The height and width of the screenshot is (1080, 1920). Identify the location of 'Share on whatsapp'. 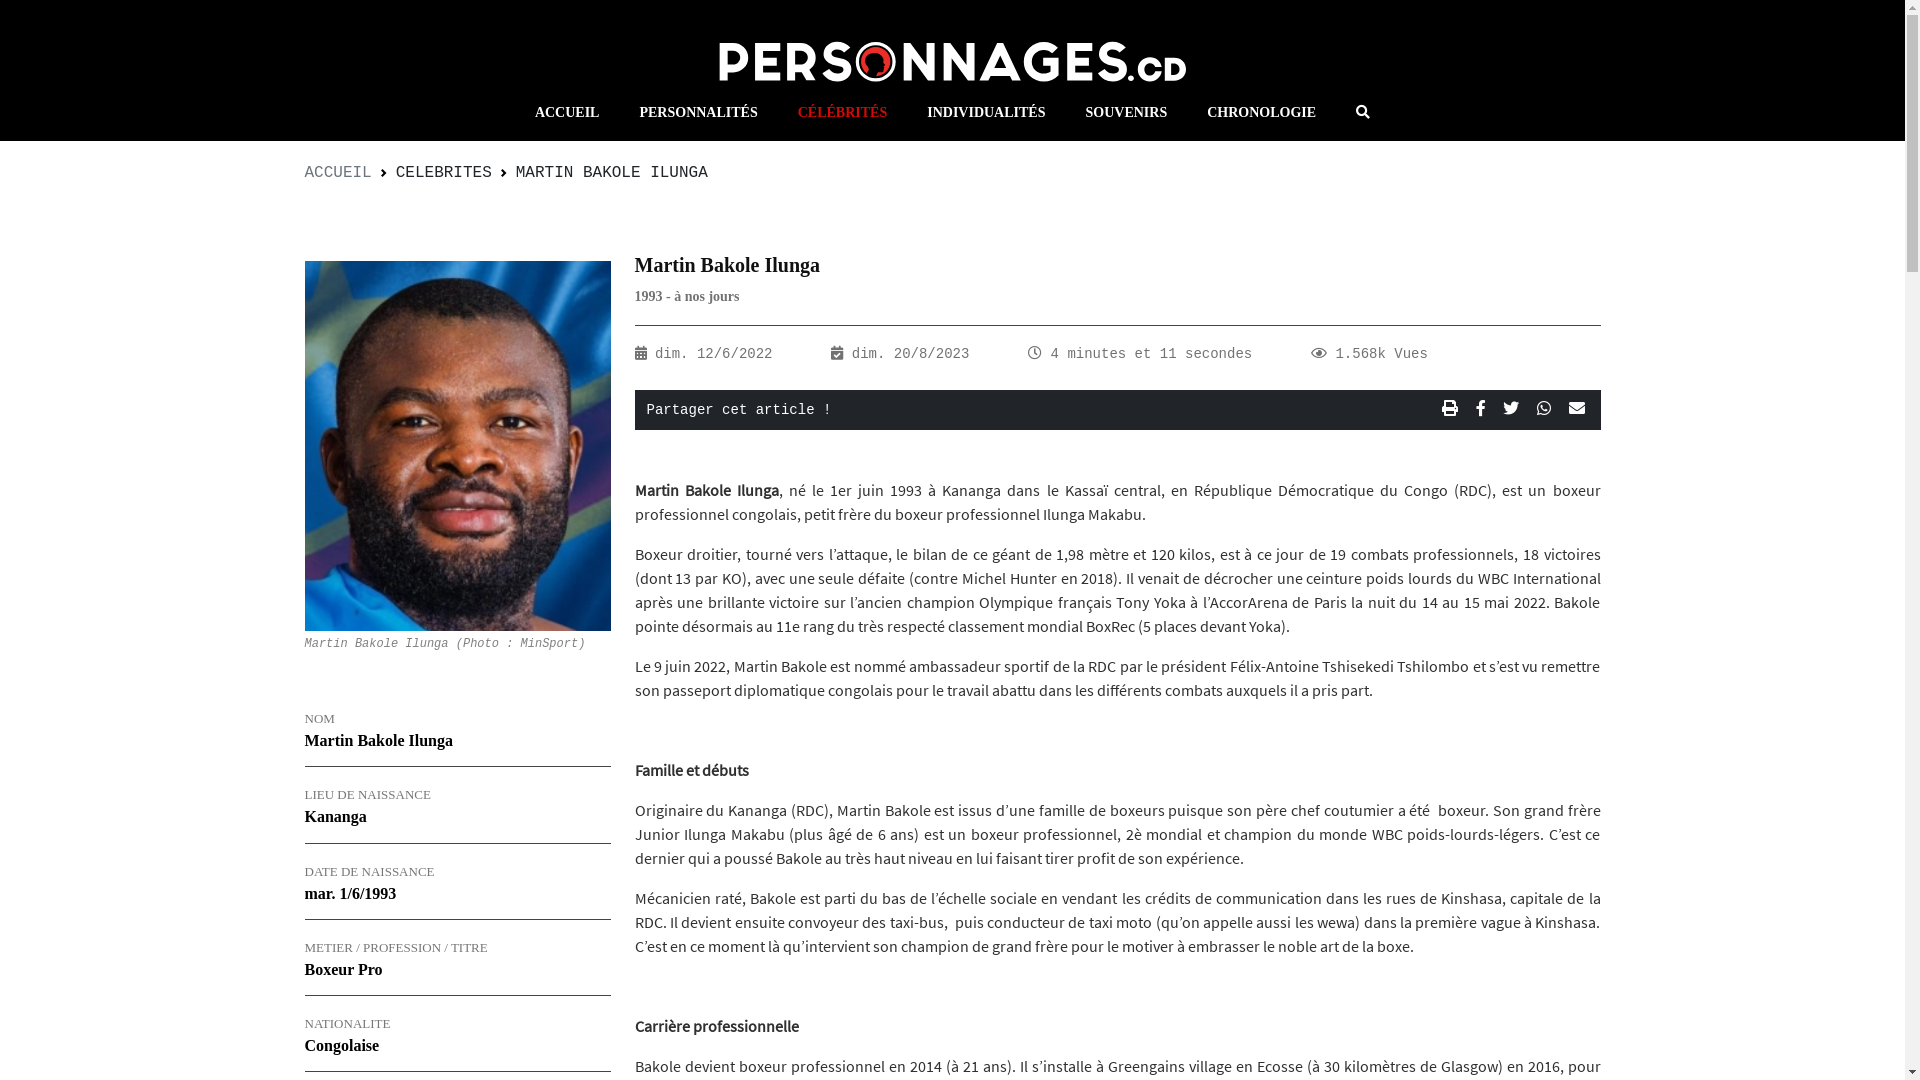
(1531, 408).